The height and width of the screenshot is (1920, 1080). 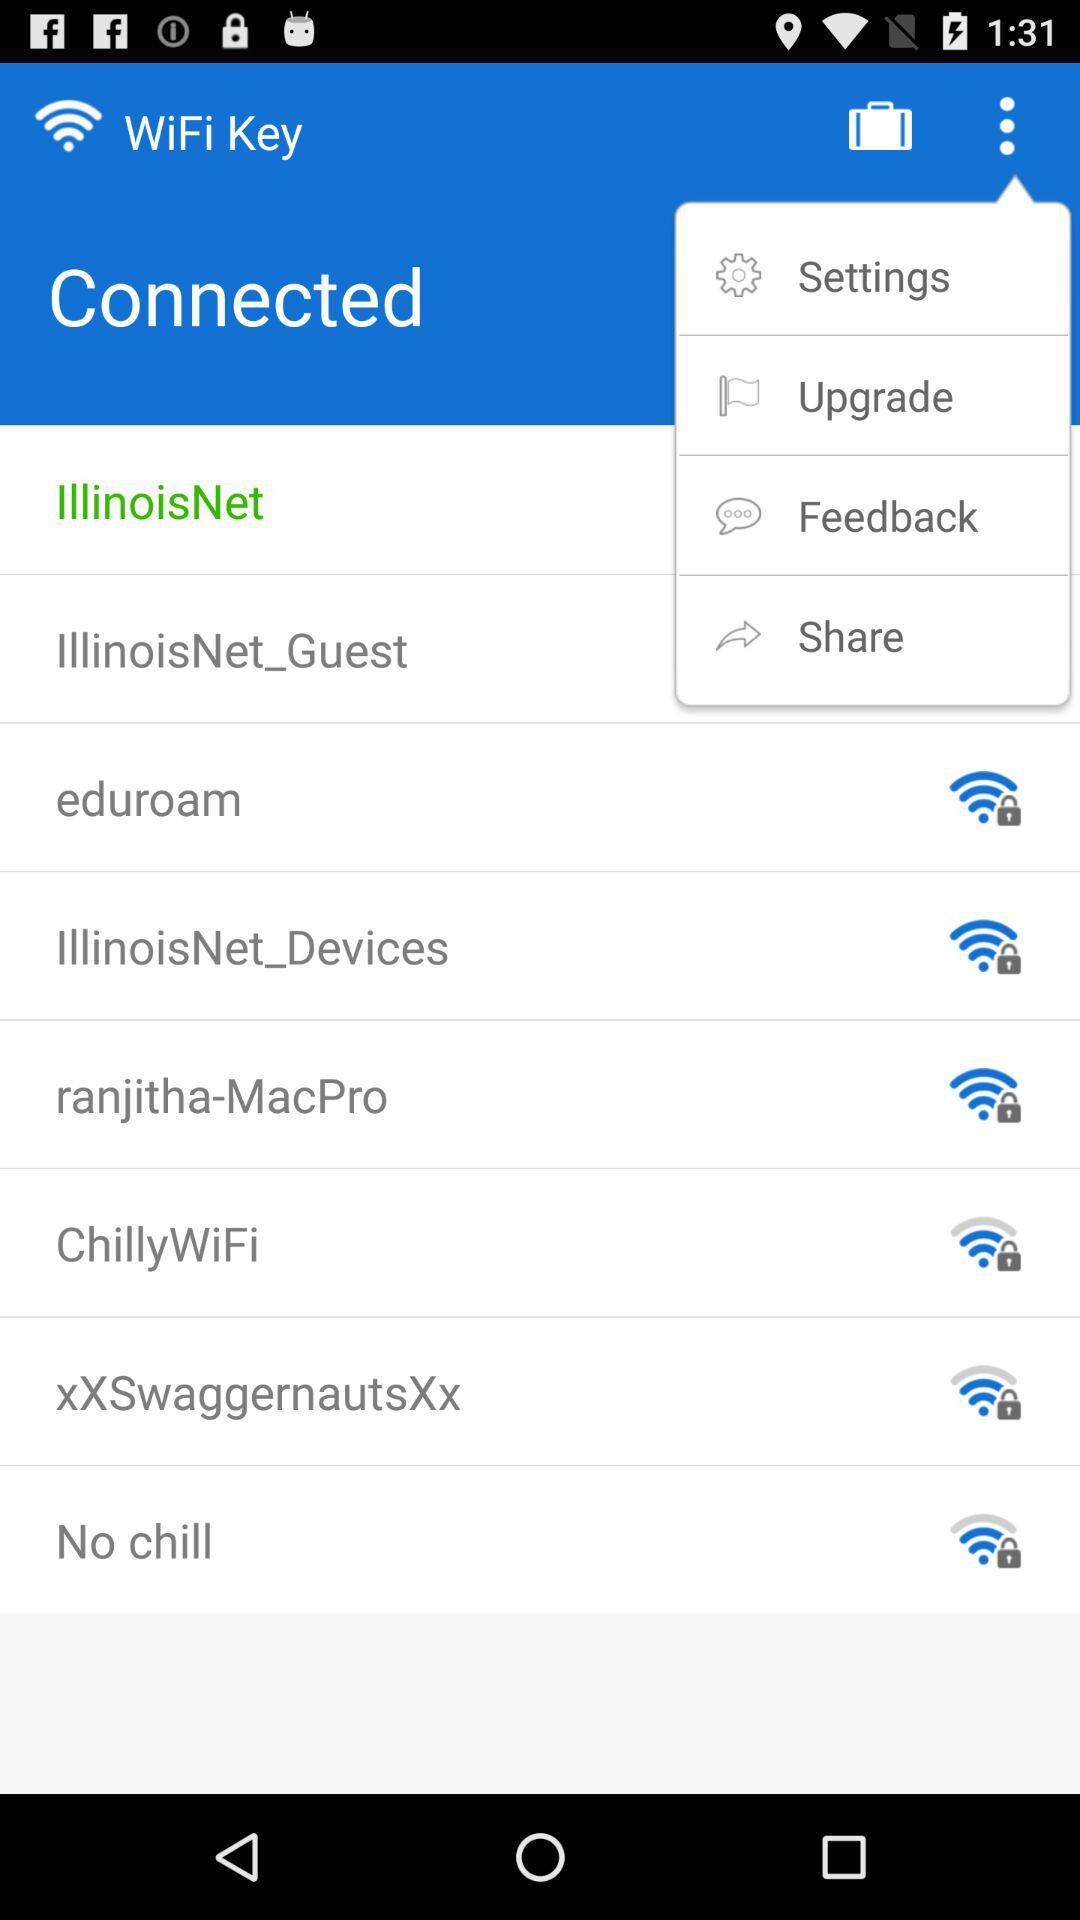 What do you see at coordinates (873, 274) in the screenshot?
I see `settings` at bounding box center [873, 274].